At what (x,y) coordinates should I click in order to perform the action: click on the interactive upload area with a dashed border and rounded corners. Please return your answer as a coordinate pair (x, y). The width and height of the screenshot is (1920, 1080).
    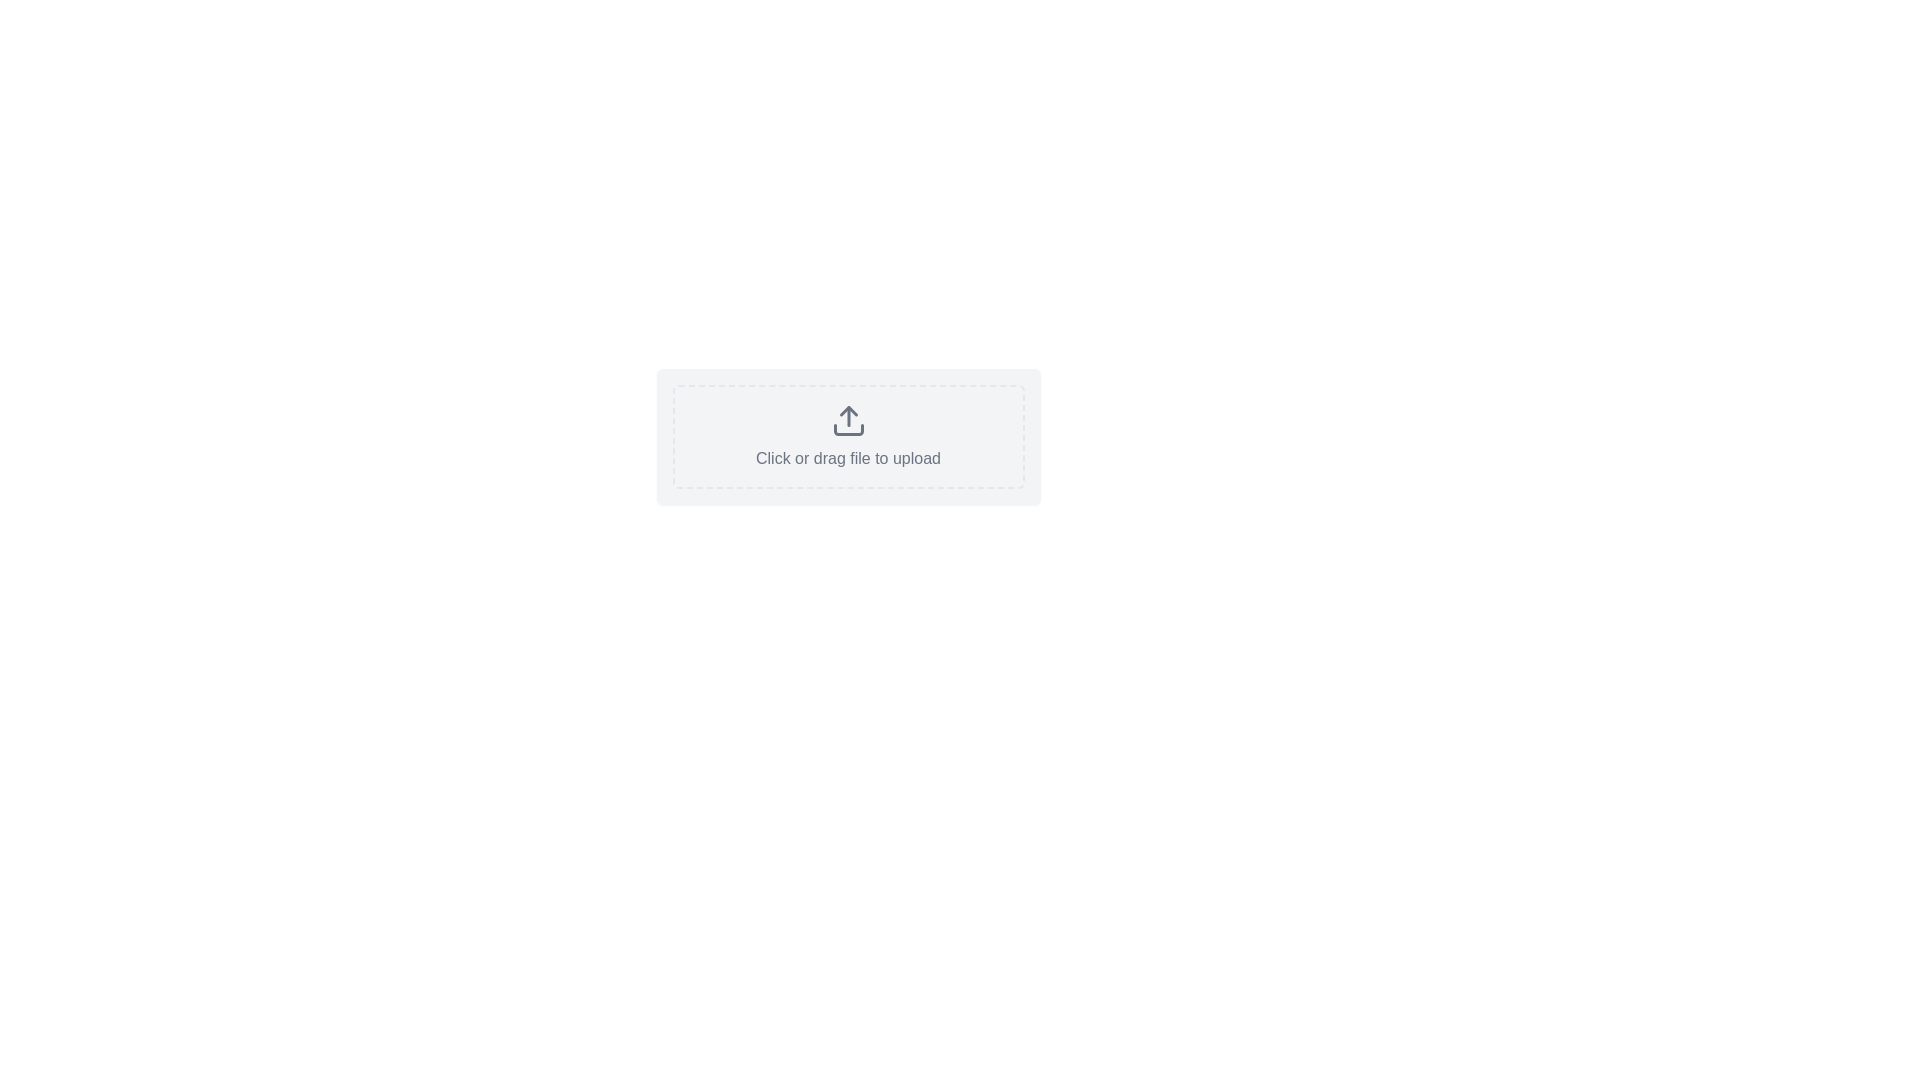
    Looking at the image, I should click on (848, 435).